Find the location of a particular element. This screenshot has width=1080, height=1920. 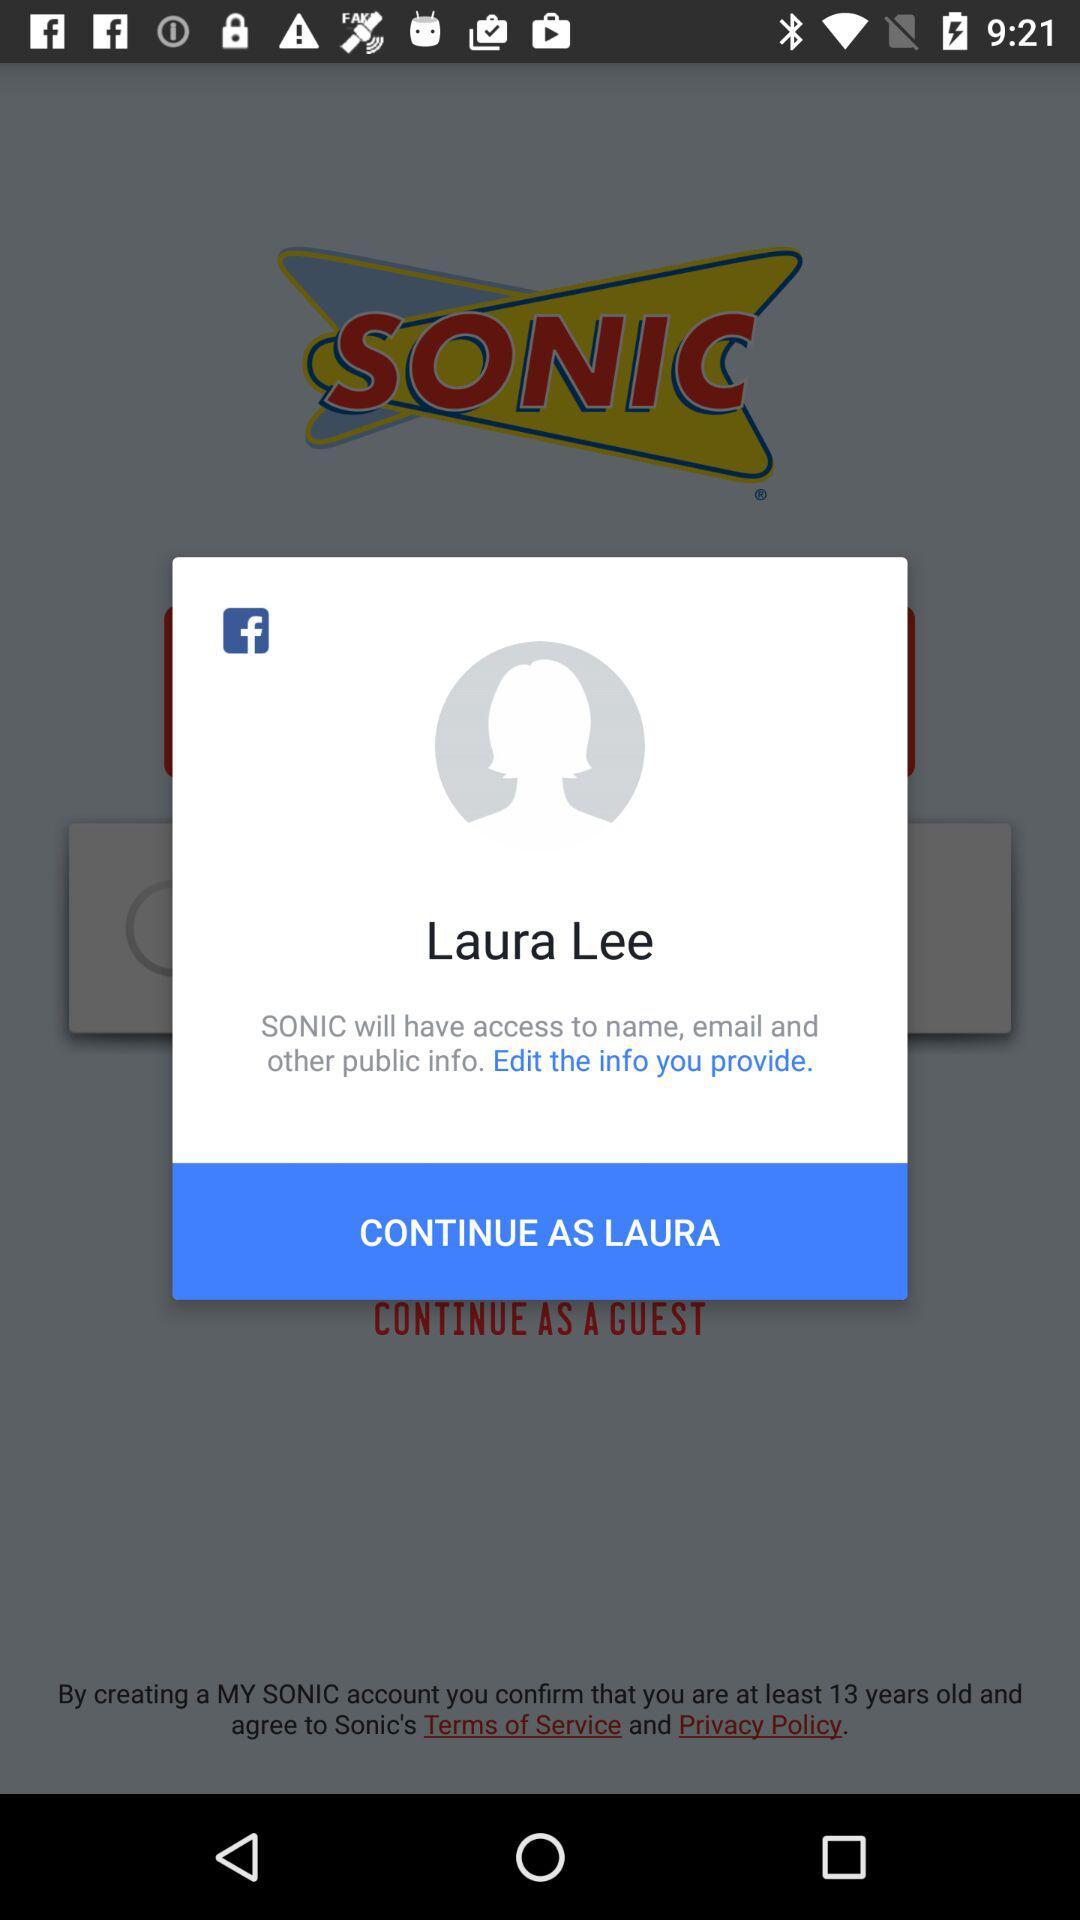

item above the continue as laura item is located at coordinates (540, 1041).